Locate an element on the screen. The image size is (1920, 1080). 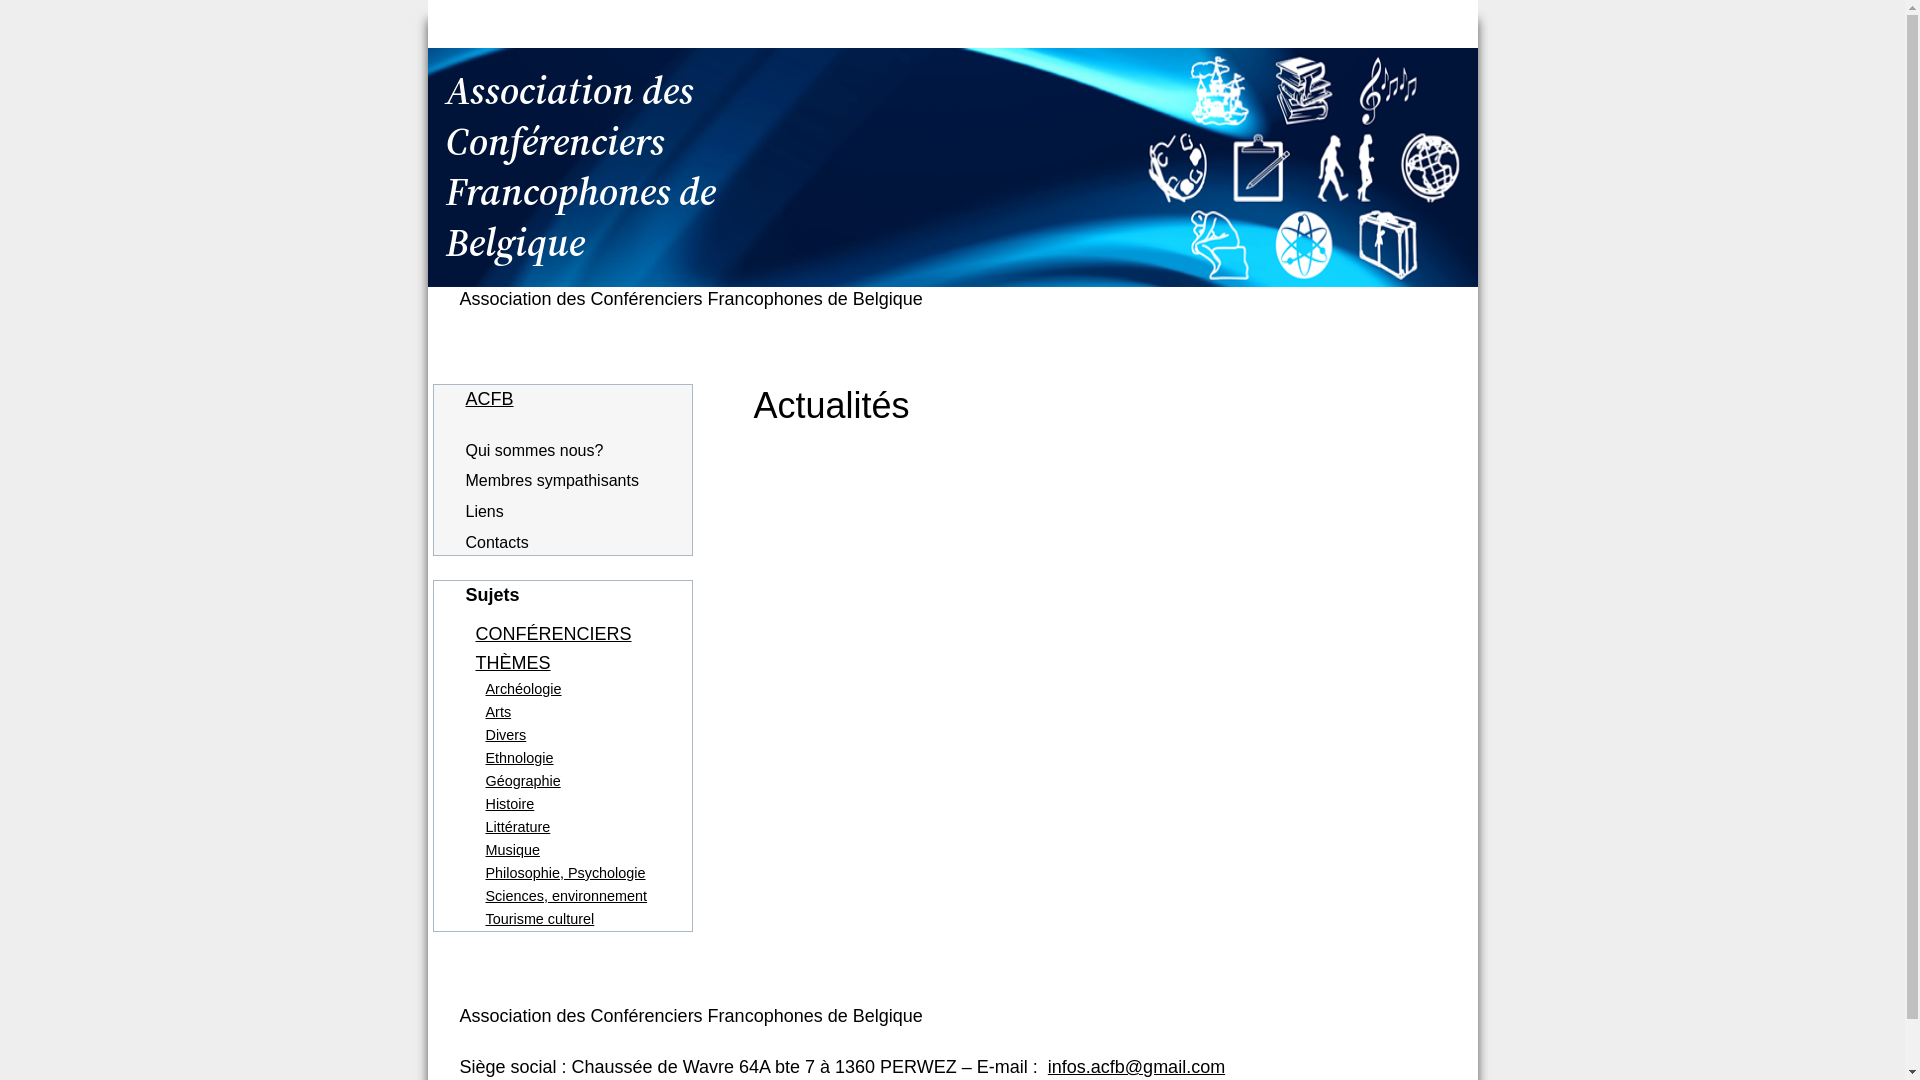
'Philosophie, Psychologie' is located at coordinates (565, 871).